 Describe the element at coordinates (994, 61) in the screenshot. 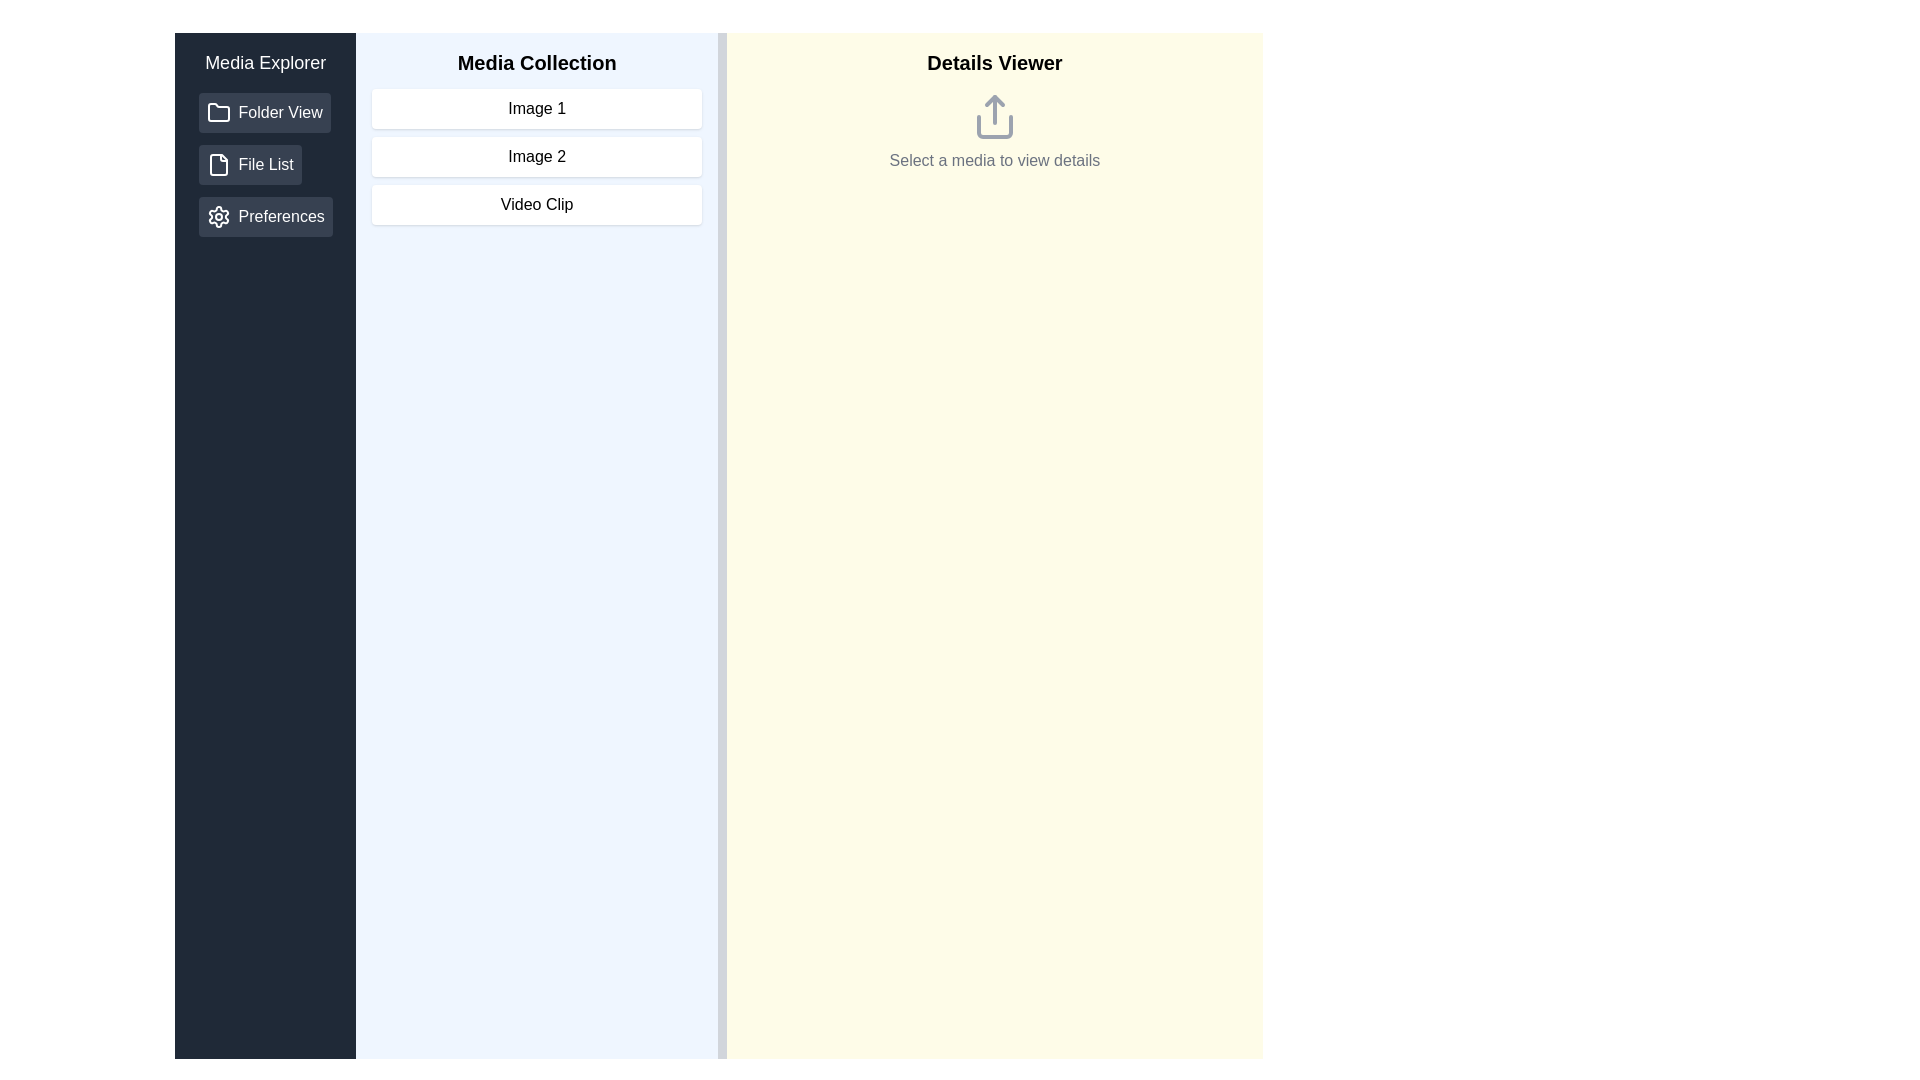

I see `the text label at the top center of the rightmost section of the layout, which serves as a header indicating focus on viewing detailed information` at that location.